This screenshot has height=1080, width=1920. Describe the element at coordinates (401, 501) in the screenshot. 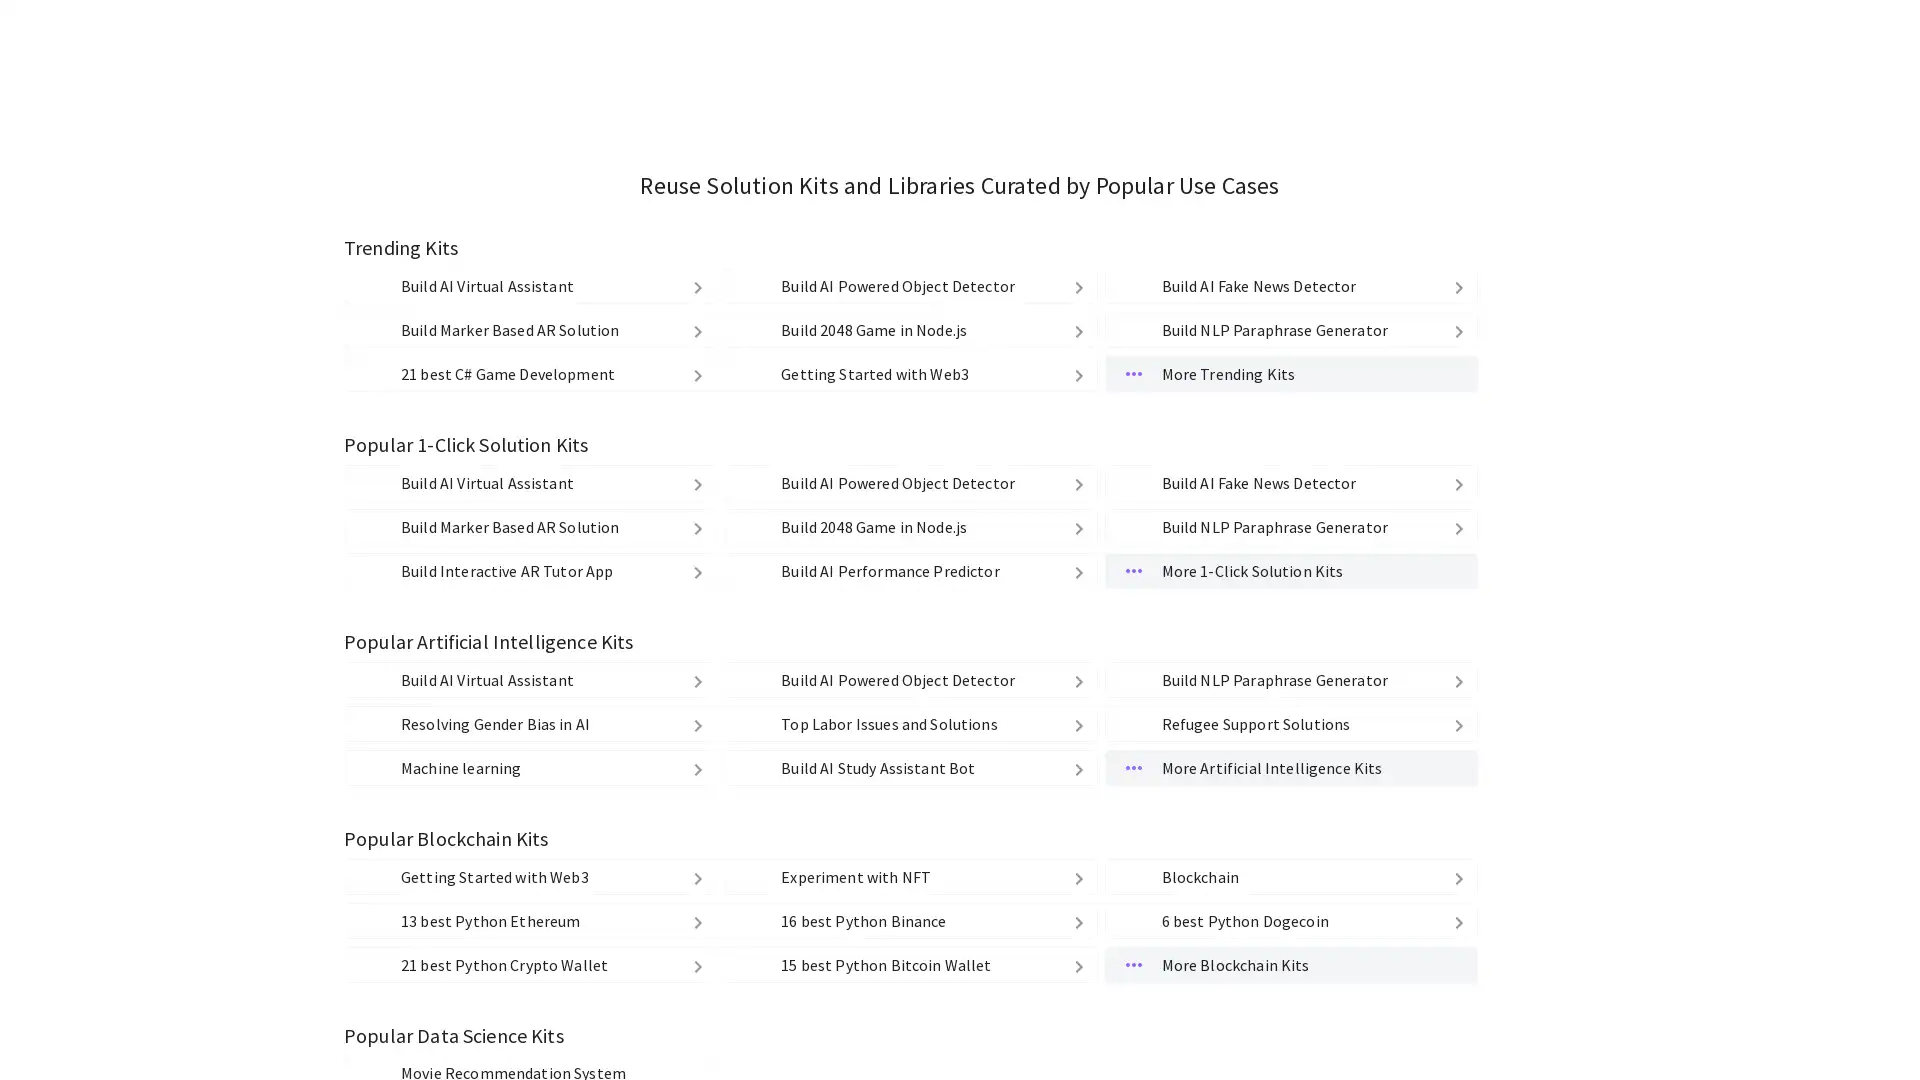

I see `PHP PHP` at that location.